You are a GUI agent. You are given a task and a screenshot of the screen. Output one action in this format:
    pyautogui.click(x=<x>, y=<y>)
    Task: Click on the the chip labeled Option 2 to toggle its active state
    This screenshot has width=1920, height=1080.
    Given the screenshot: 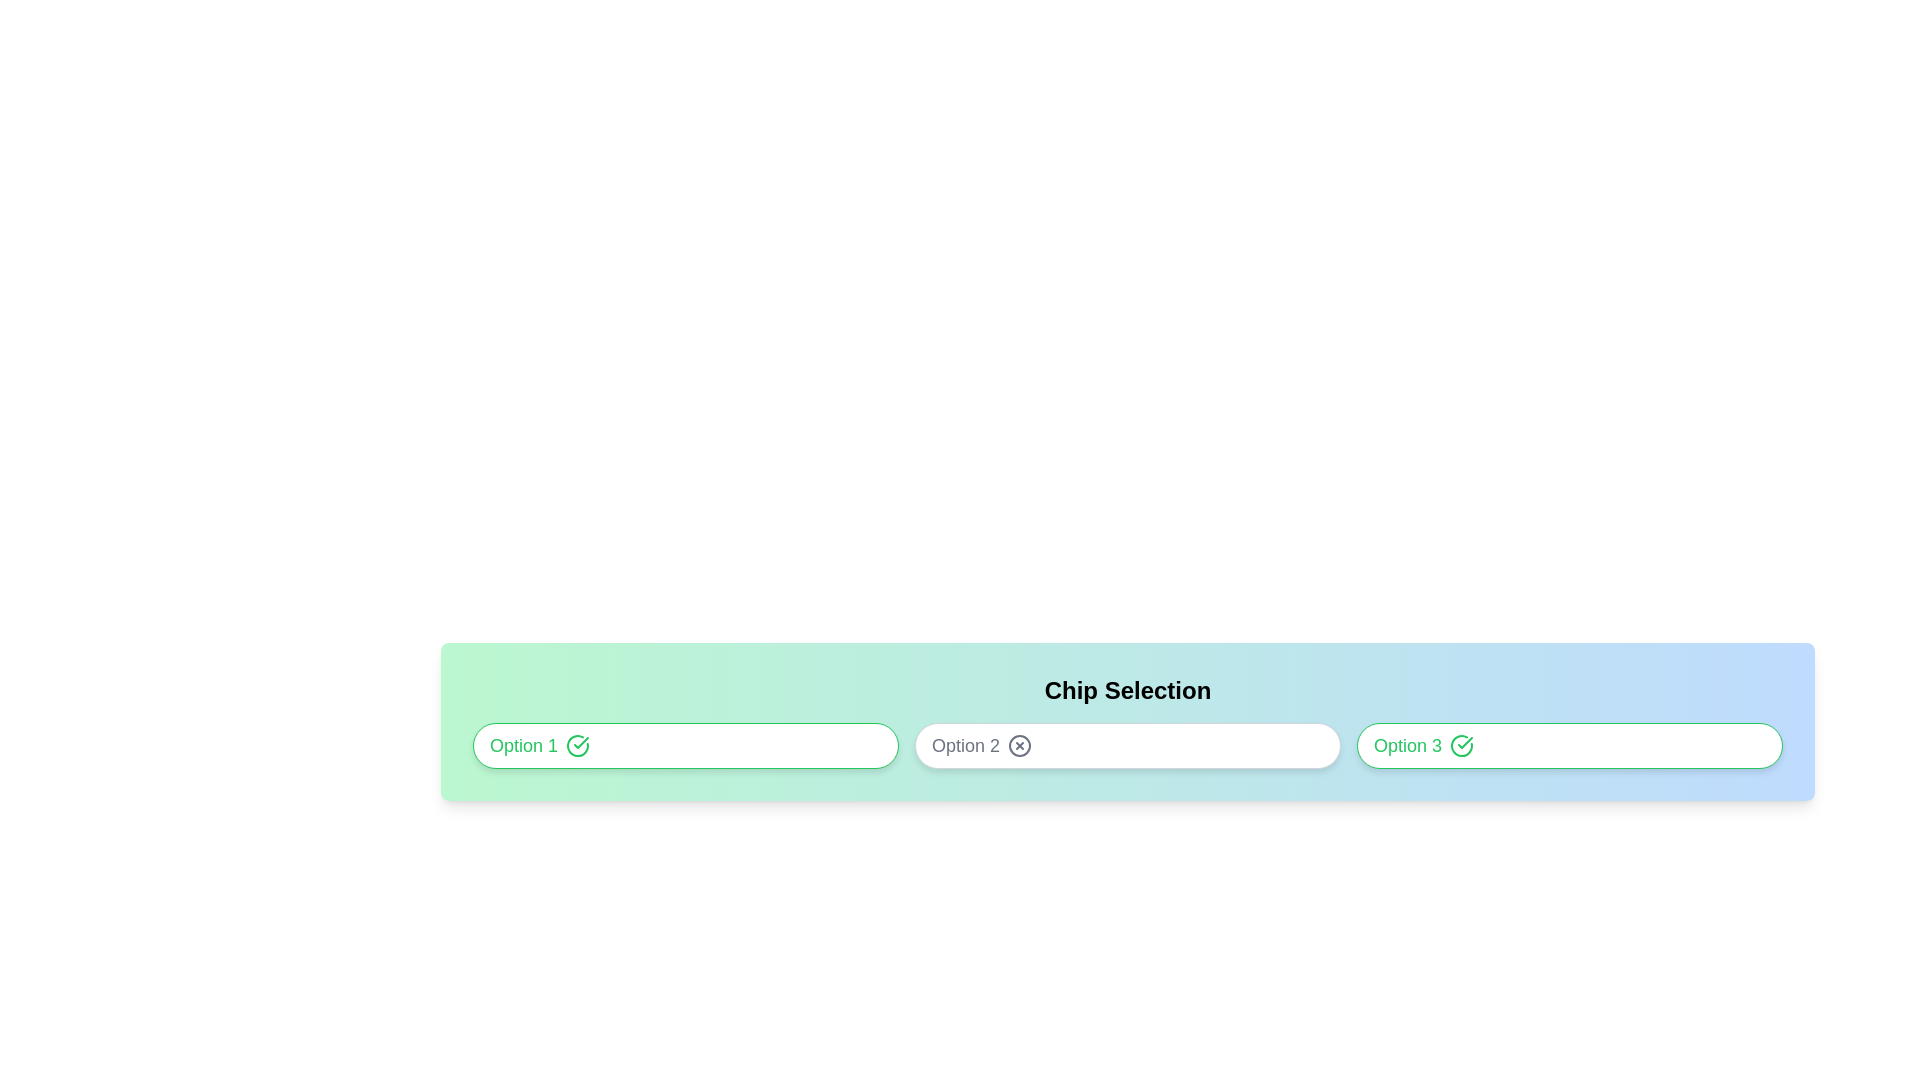 What is the action you would take?
    pyautogui.click(x=1128, y=745)
    